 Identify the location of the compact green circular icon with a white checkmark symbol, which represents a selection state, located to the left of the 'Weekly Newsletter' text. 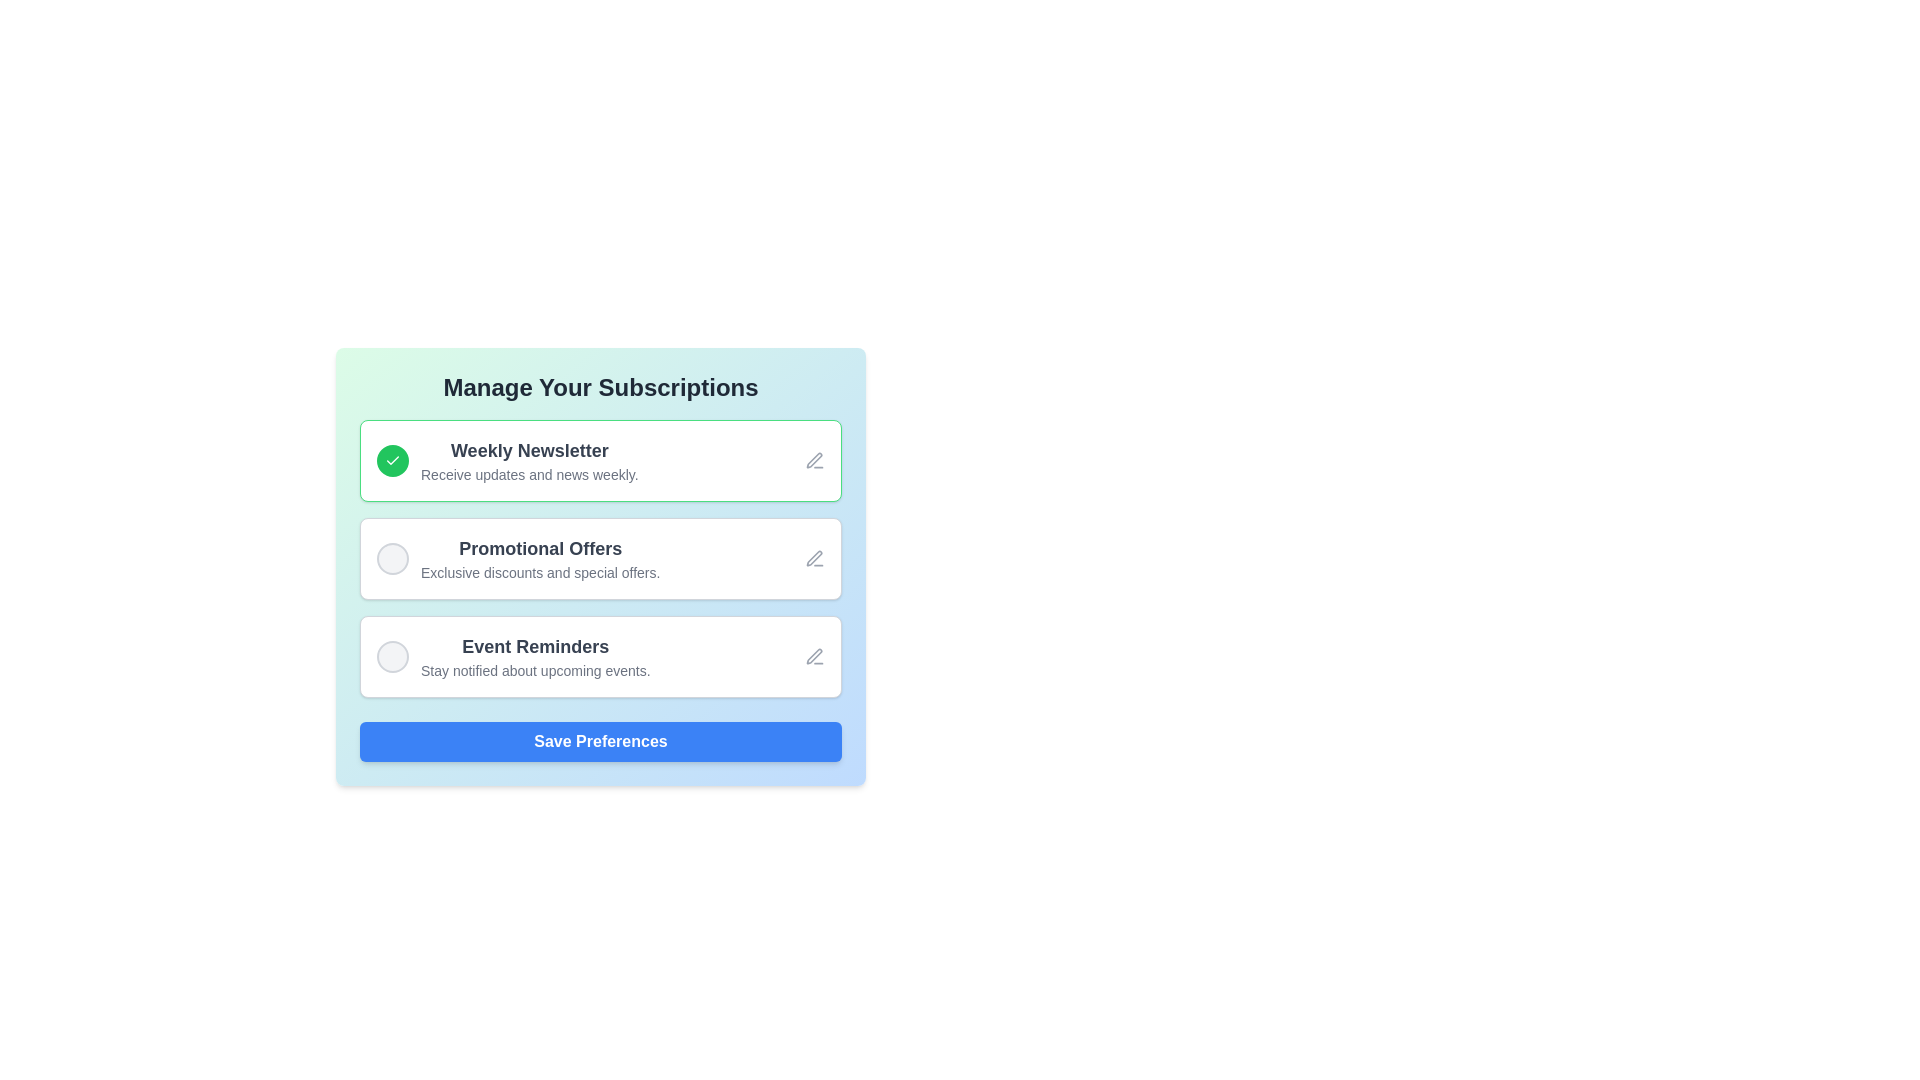
(393, 461).